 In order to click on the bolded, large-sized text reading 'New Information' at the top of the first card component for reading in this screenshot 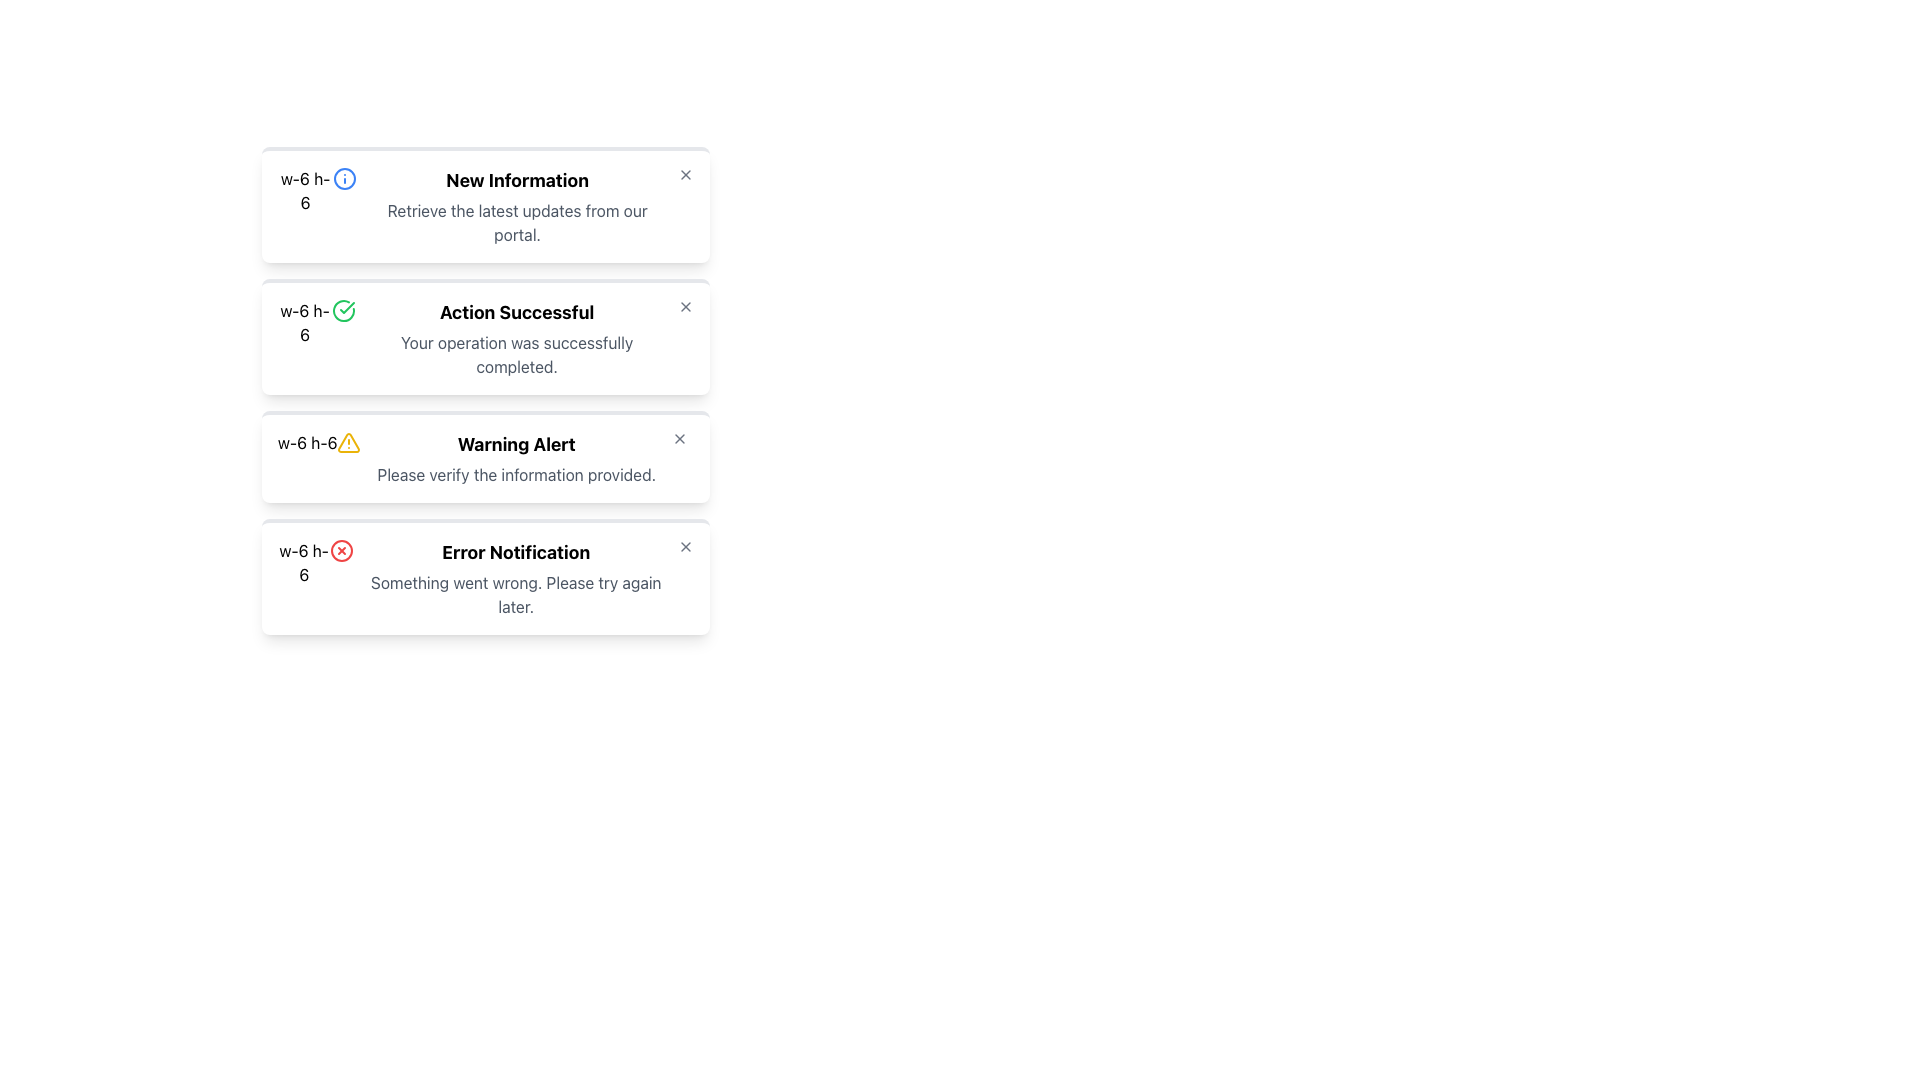, I will do `click(517, 181)`.